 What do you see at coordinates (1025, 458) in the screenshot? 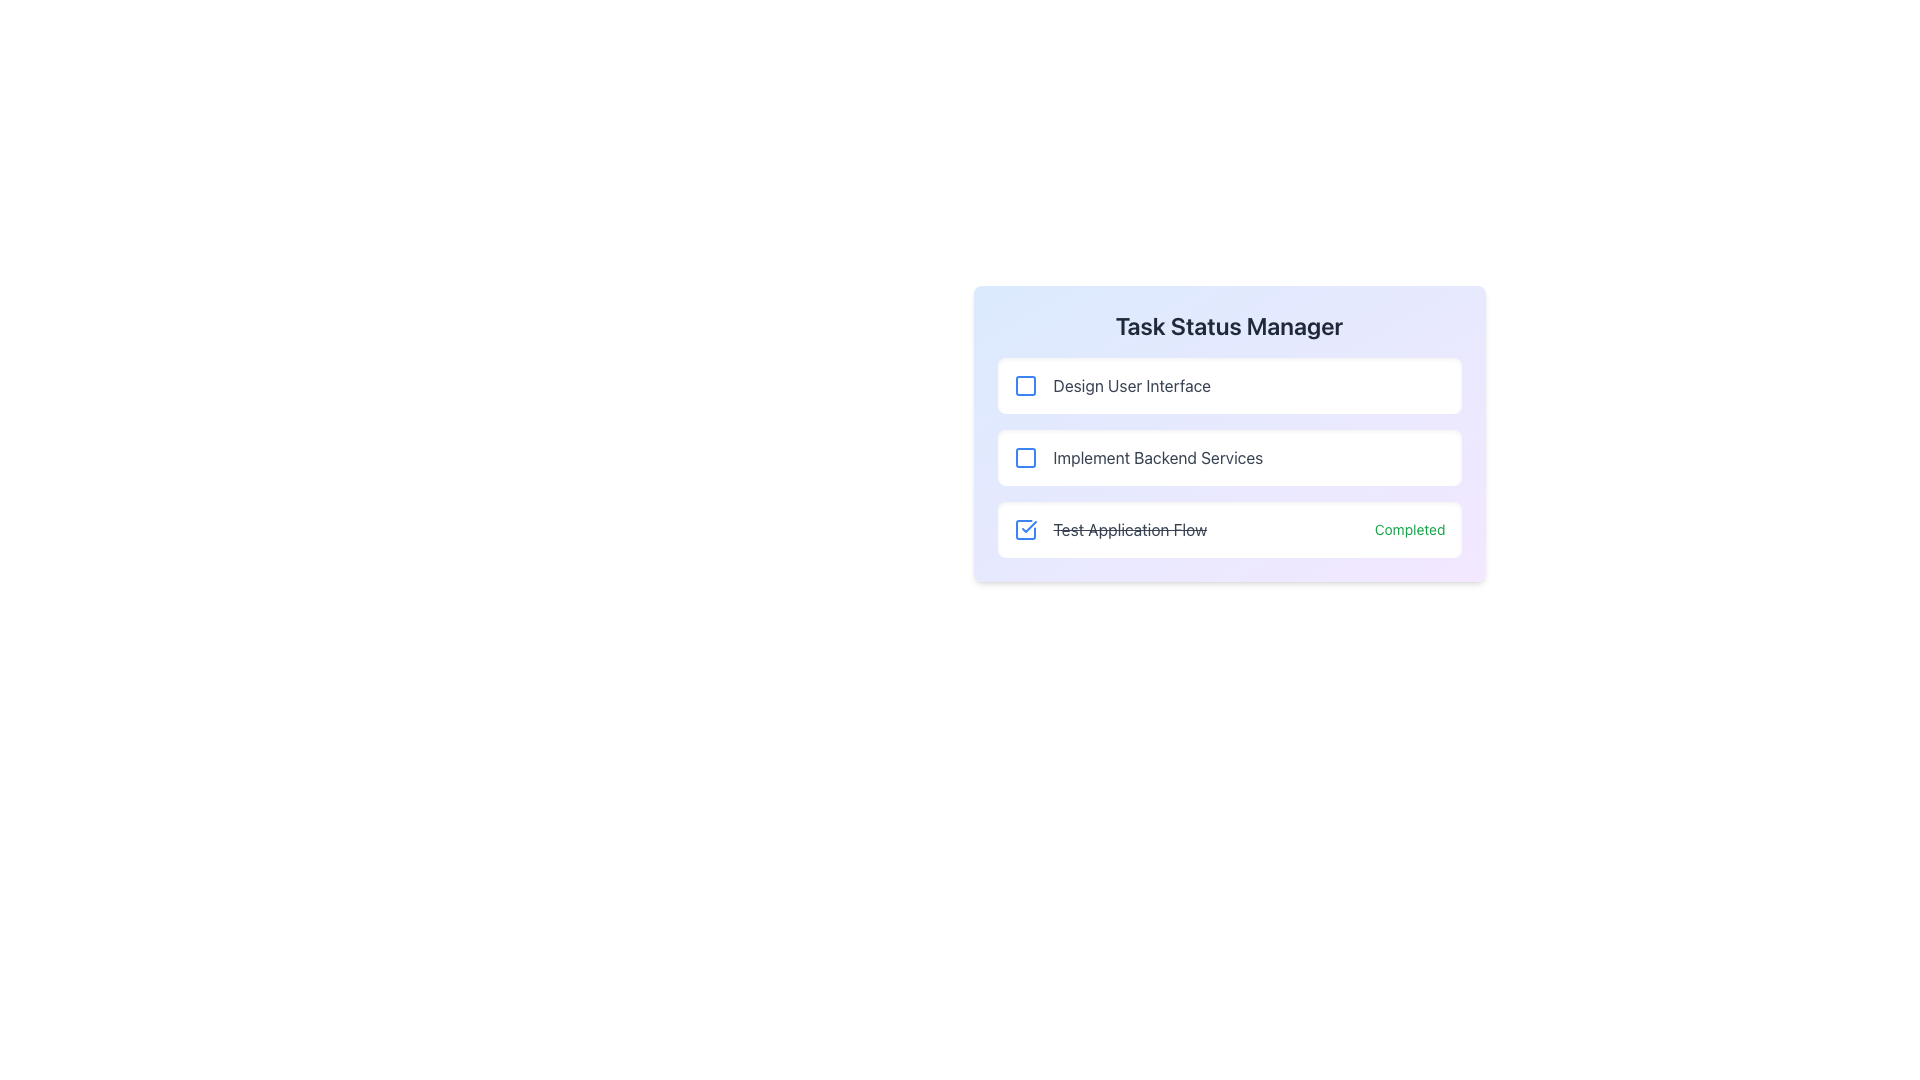
I see `the interactive checkbox located to the left of the text 'Implement Backend Services' in the task list` at bounding box center [1025, 458].